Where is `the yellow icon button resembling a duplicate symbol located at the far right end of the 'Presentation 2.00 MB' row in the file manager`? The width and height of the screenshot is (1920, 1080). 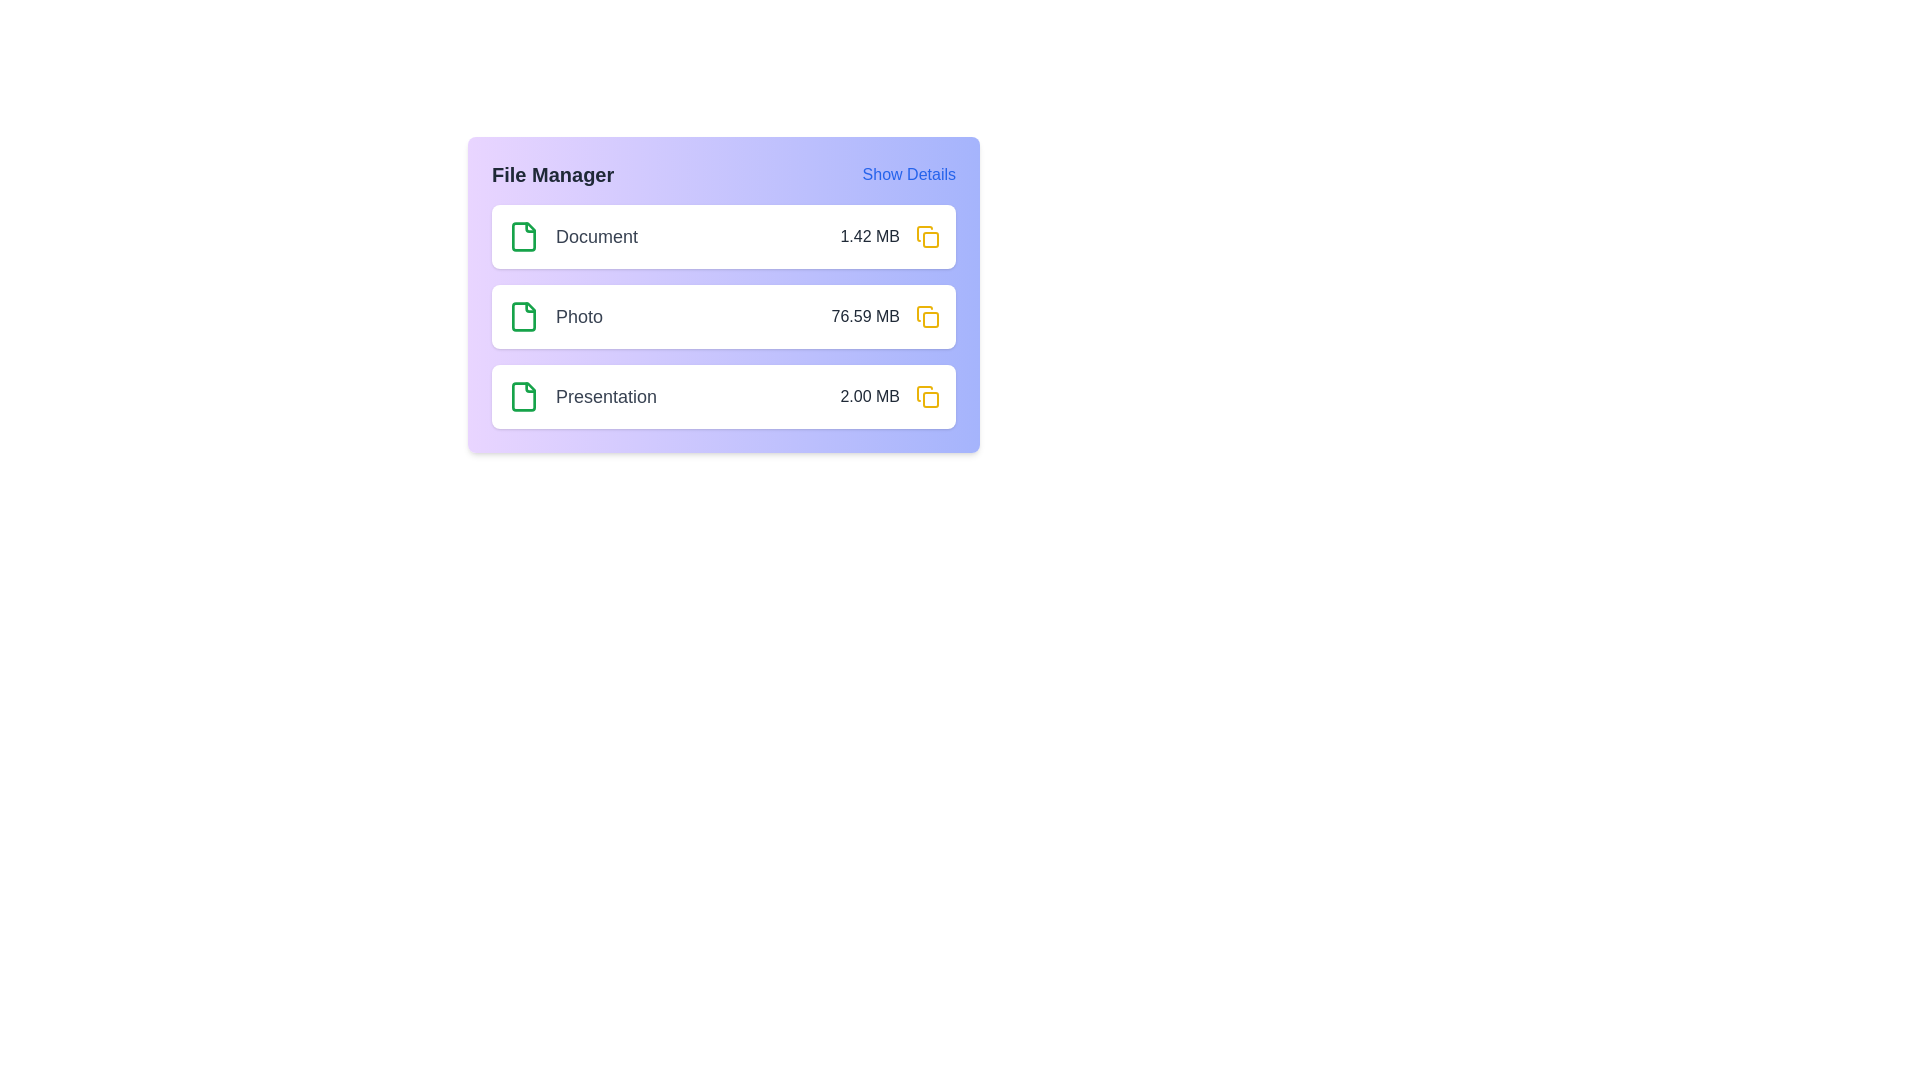
the yellow icon button resembling a duplicate symbol located at the far right end of the 'Presentation 2.00 MB' row in the file manager is located at coordinates (926, 397).